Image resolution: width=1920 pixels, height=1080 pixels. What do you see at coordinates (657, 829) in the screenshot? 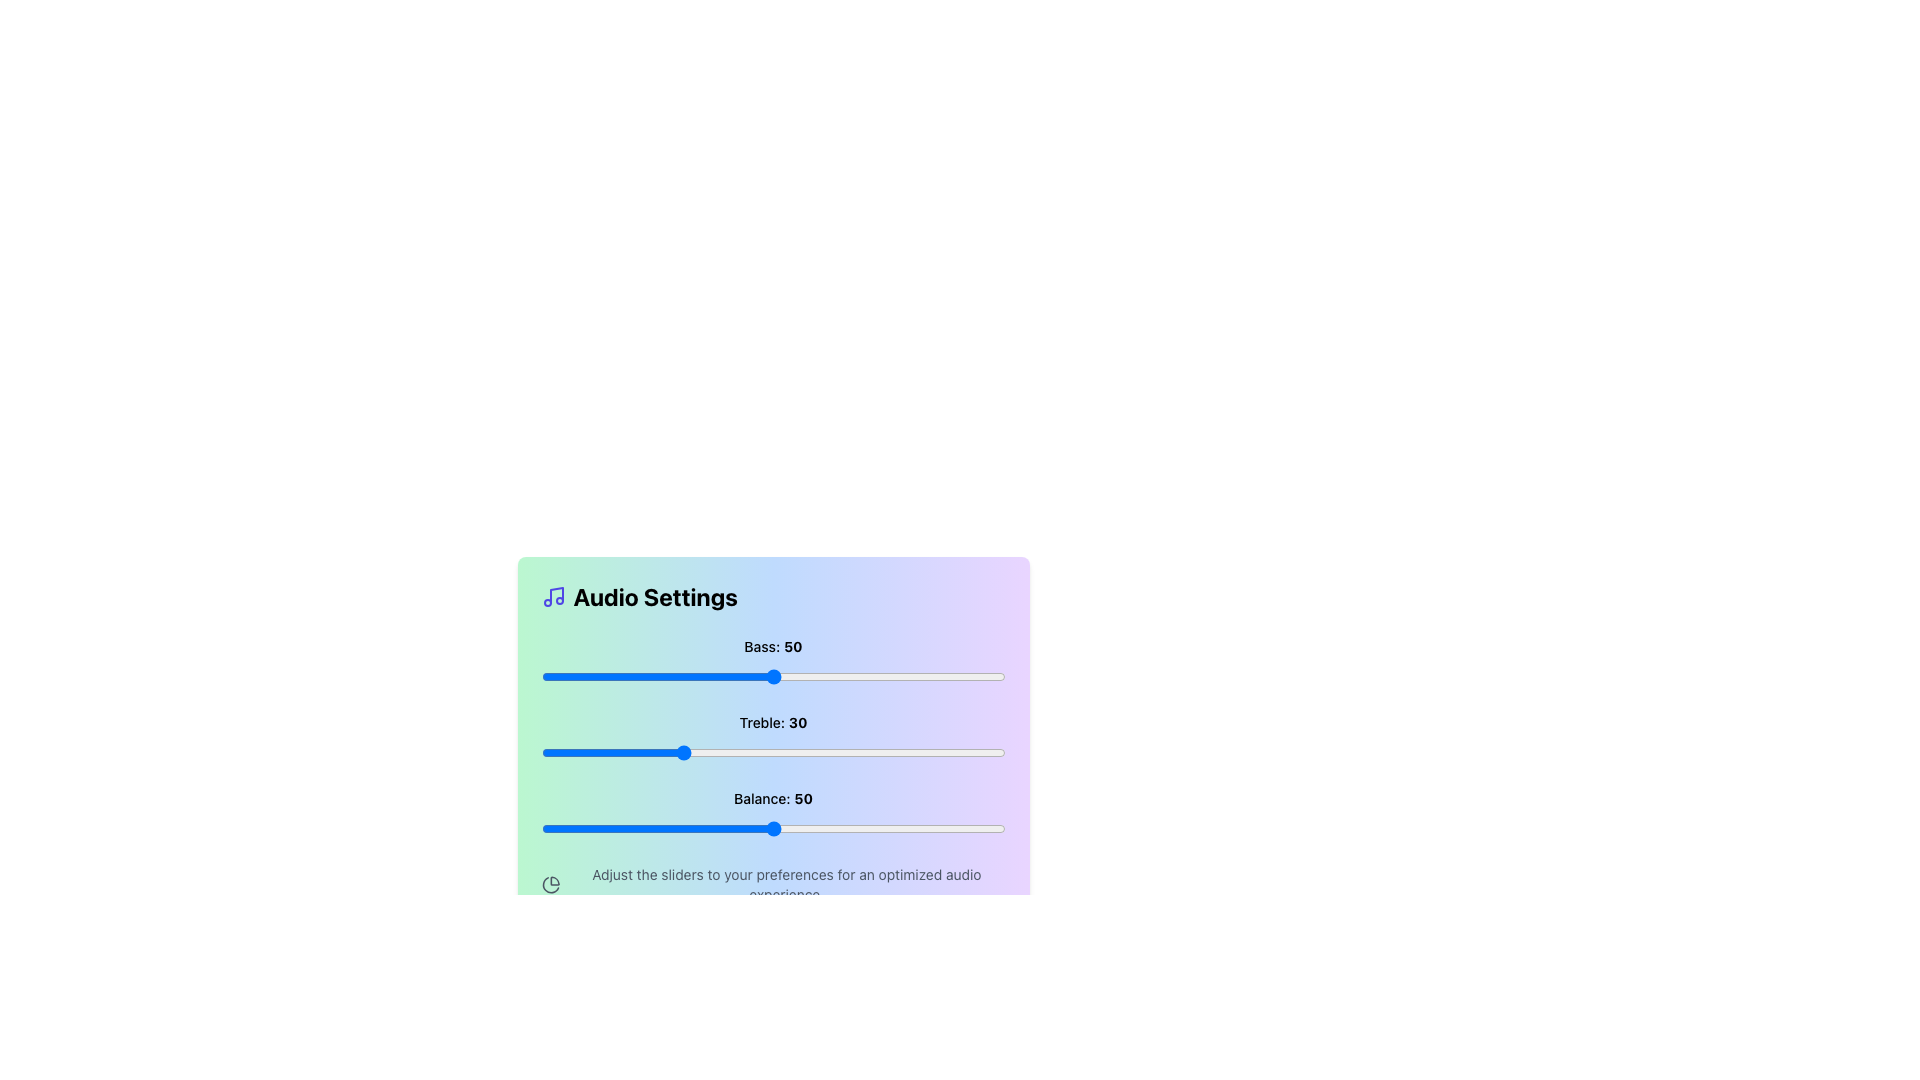
I see `balance` at bounding box center [657, 829].